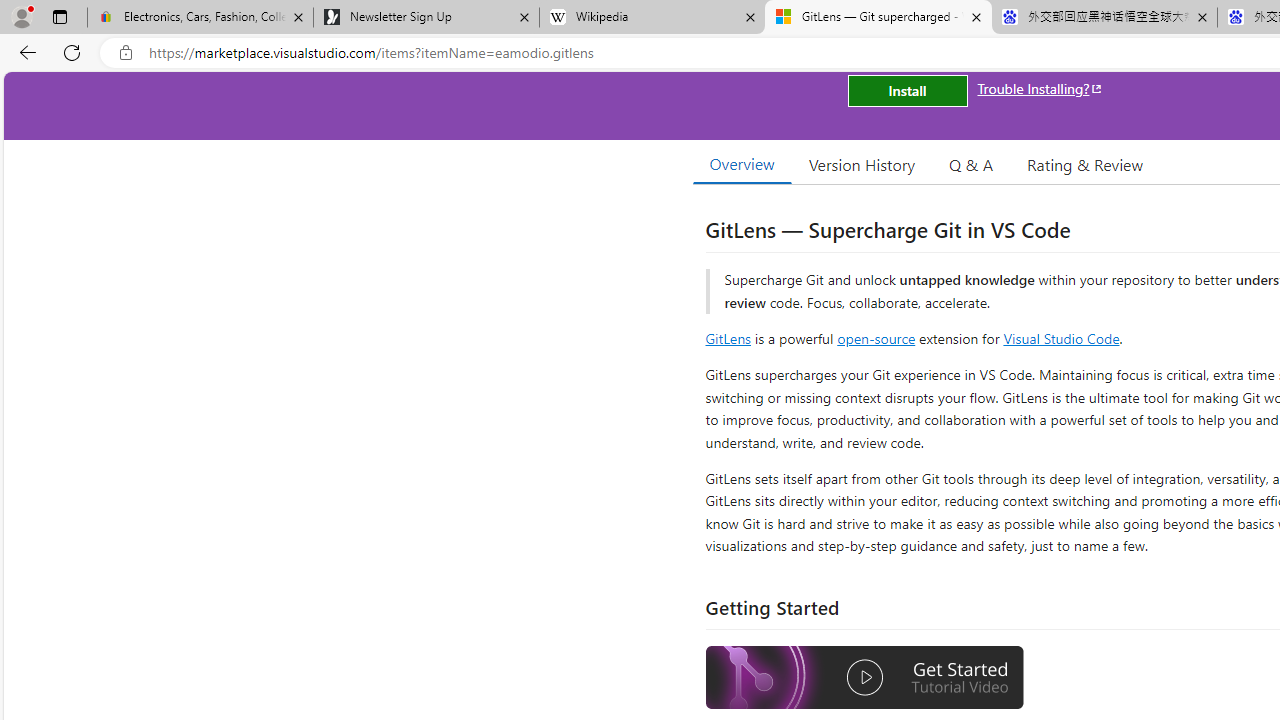 This screenshot has width=1280, height=720. What do you see at coordinates (876, 337) in the screenshot?
I see `'open-source'` at bounding box center [876, 337].